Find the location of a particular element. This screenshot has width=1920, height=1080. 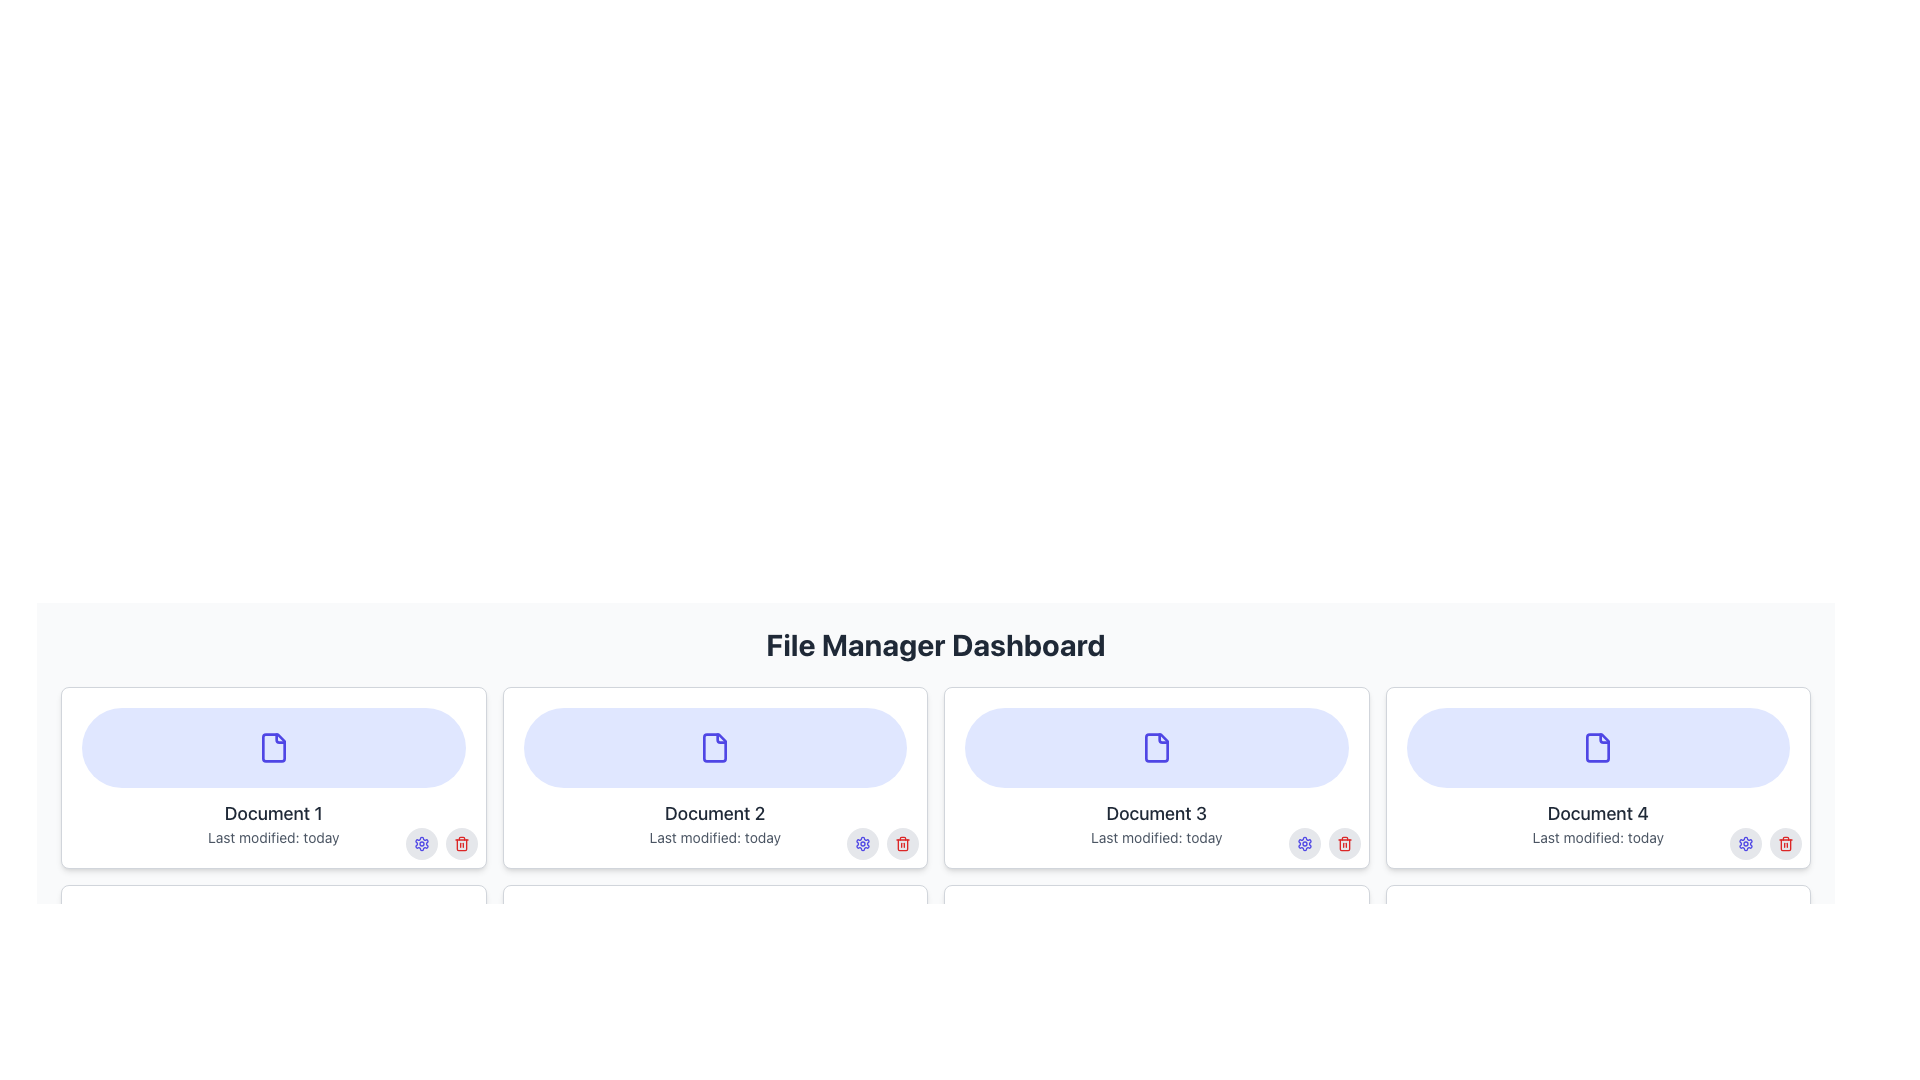

metadata displayed in the light gray text label that shows 'Last modified: today' located below the main label of the card 'Document 3' is located at coordinates (1156, 837).